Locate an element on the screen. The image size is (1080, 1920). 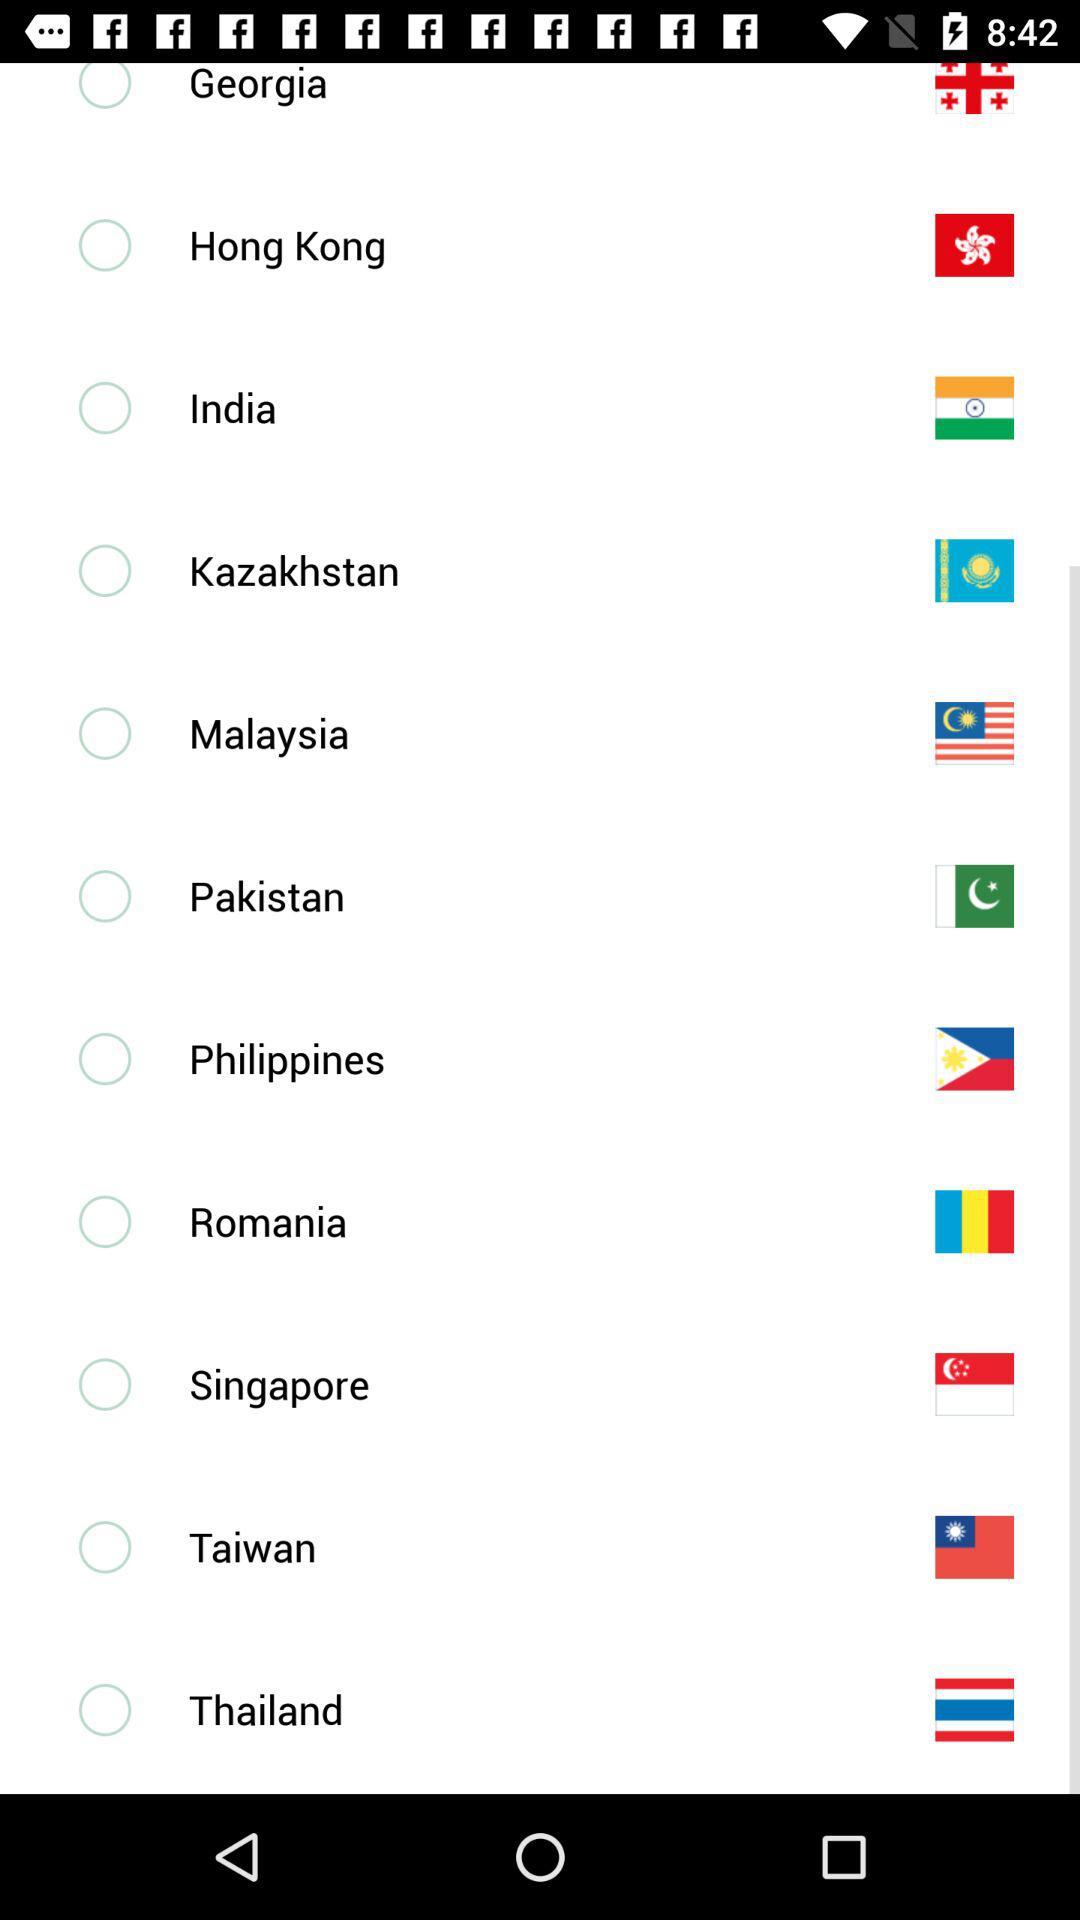
the india item is located at coordinates (528, 406).